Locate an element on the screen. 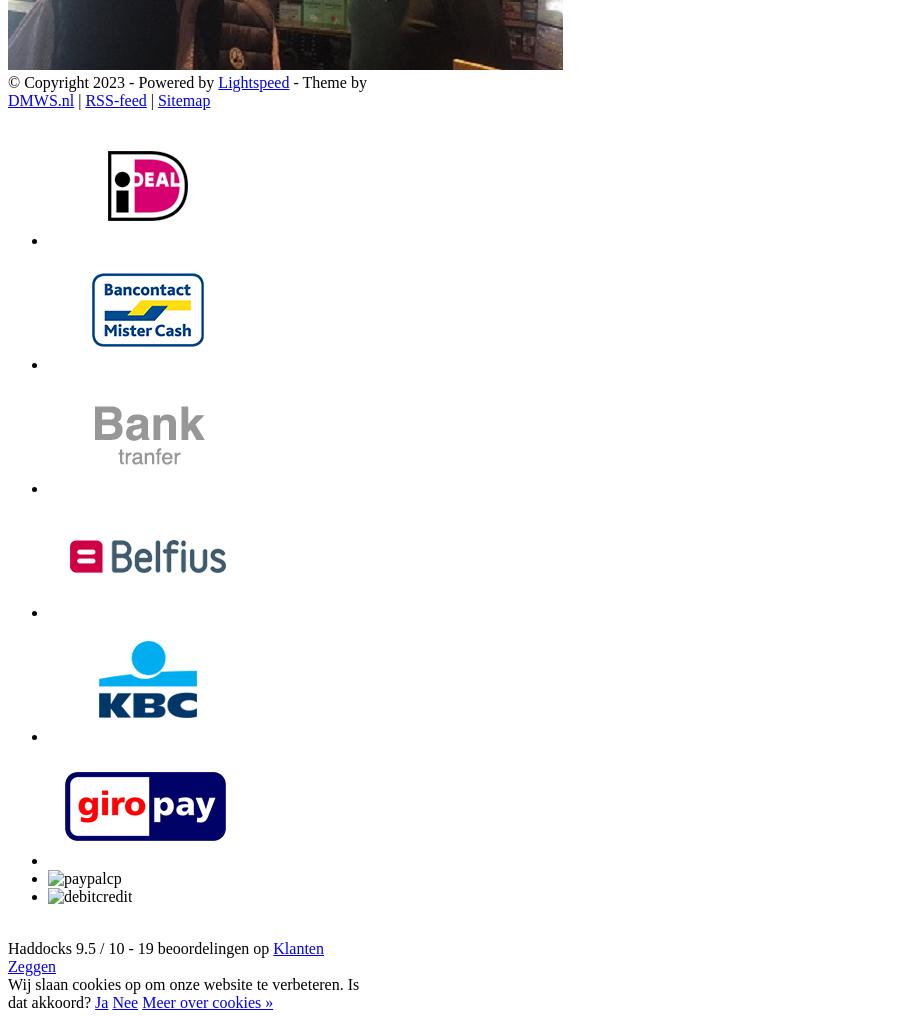 The image size is (908, 1016). '19' is located at coordinates (147, 947).